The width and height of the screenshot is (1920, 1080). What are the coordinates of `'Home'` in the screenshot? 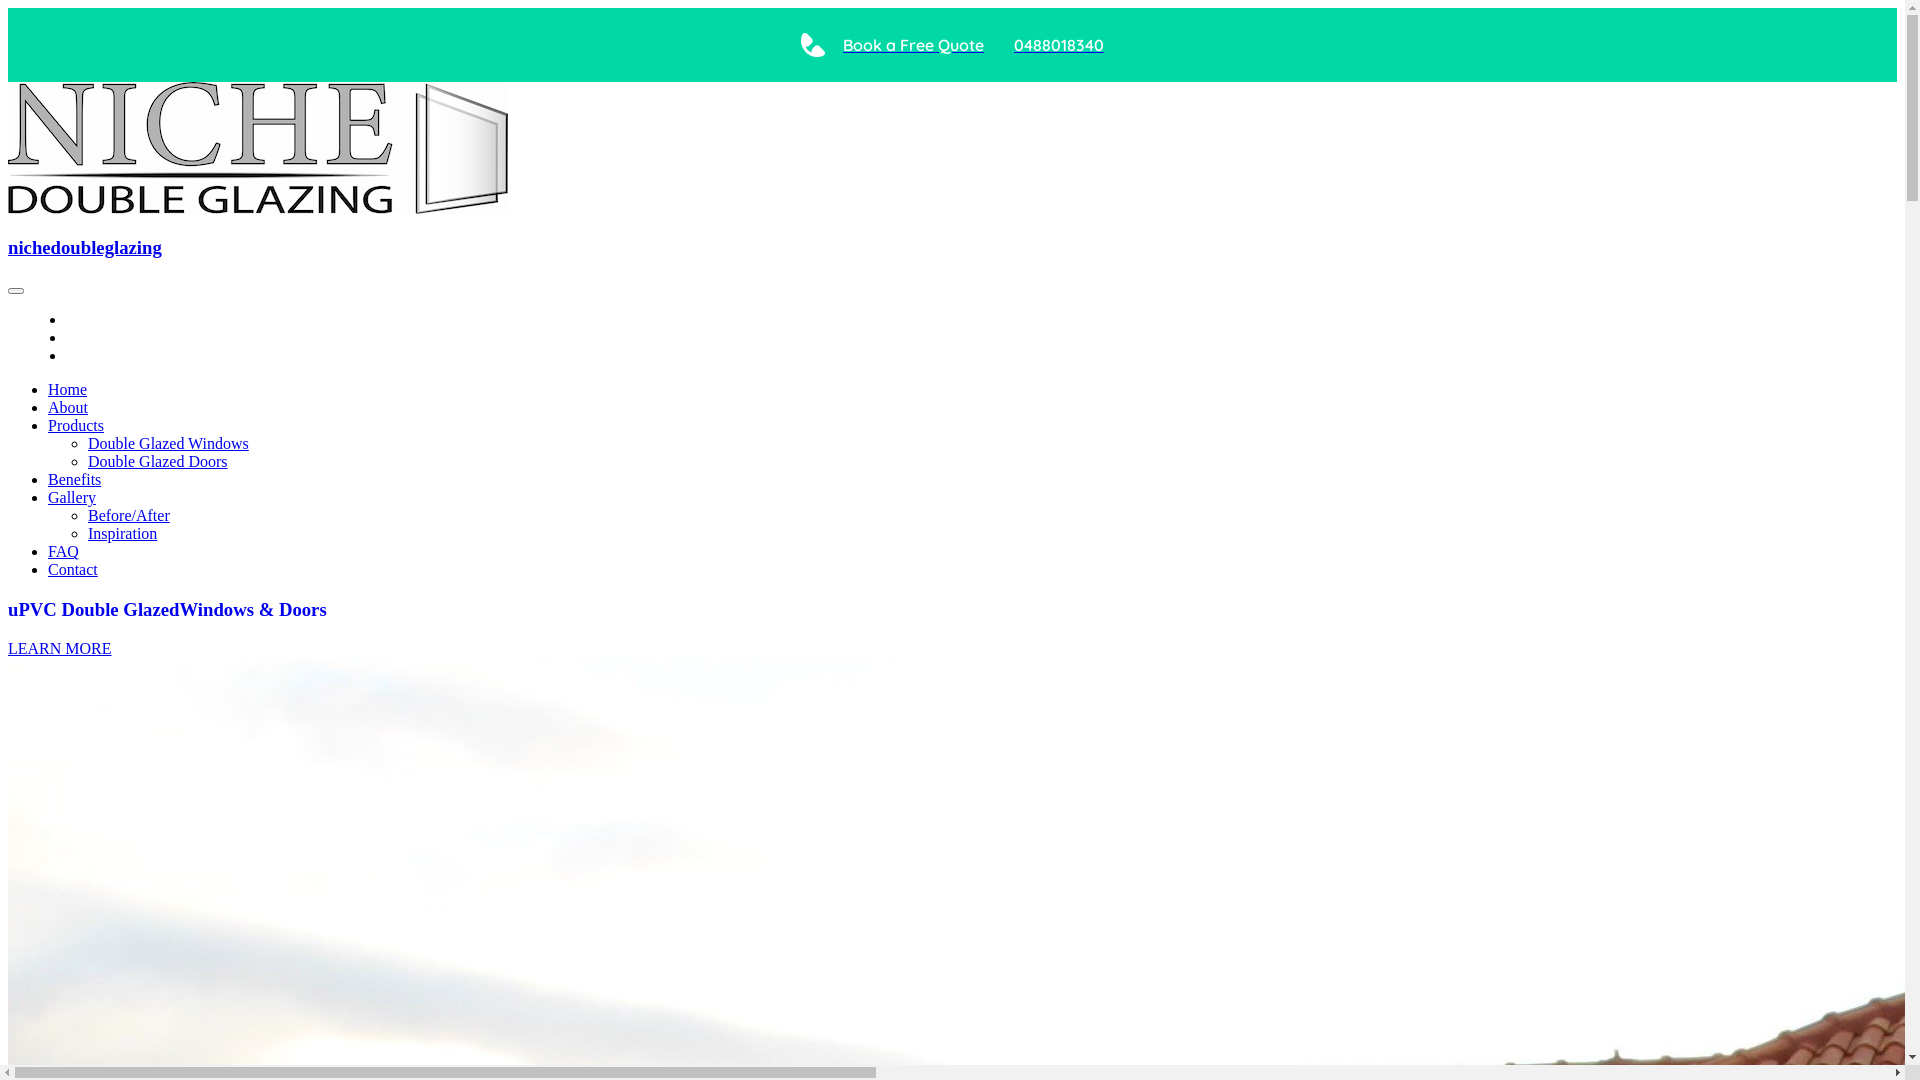 It's located at (67, 389).